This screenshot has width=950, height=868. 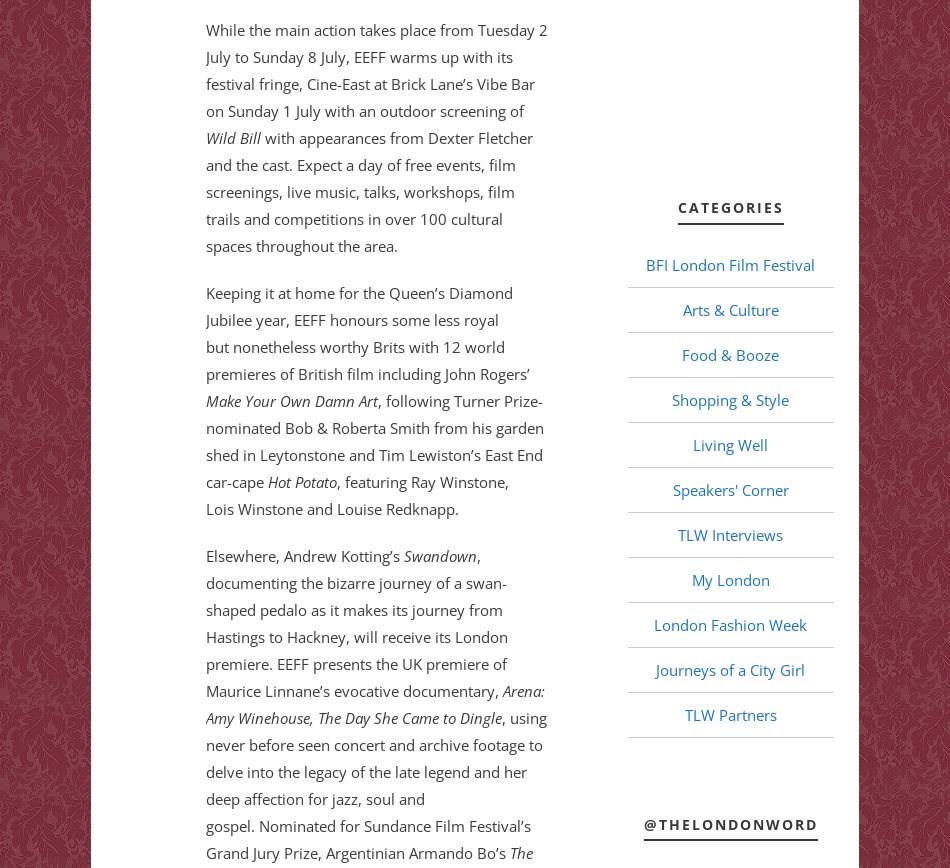 What do you see at coordinates (374, 704) in the screenshot?
I see `'Arena: Amy Winehouse, The Day She Came to Dingle'` at bounding box center [374, 704].